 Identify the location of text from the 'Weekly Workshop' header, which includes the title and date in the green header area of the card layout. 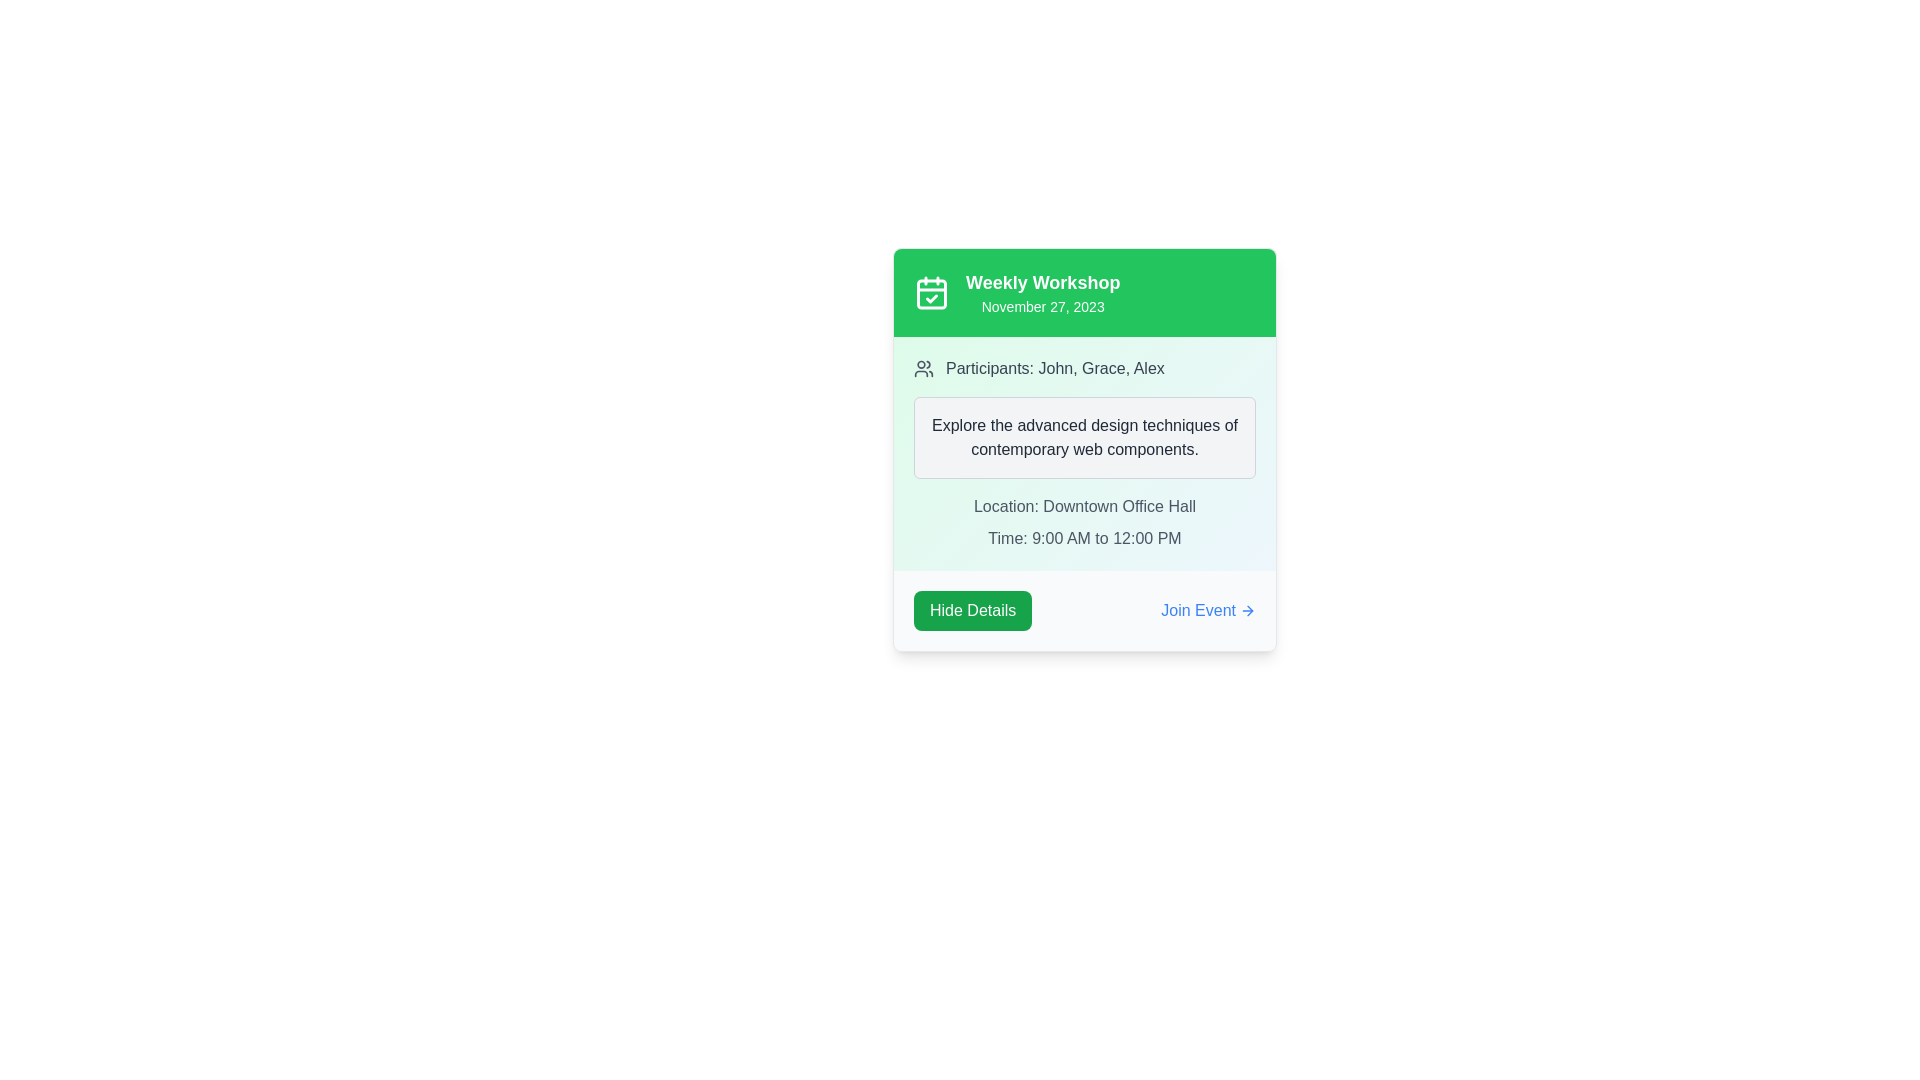
(1042, 293).